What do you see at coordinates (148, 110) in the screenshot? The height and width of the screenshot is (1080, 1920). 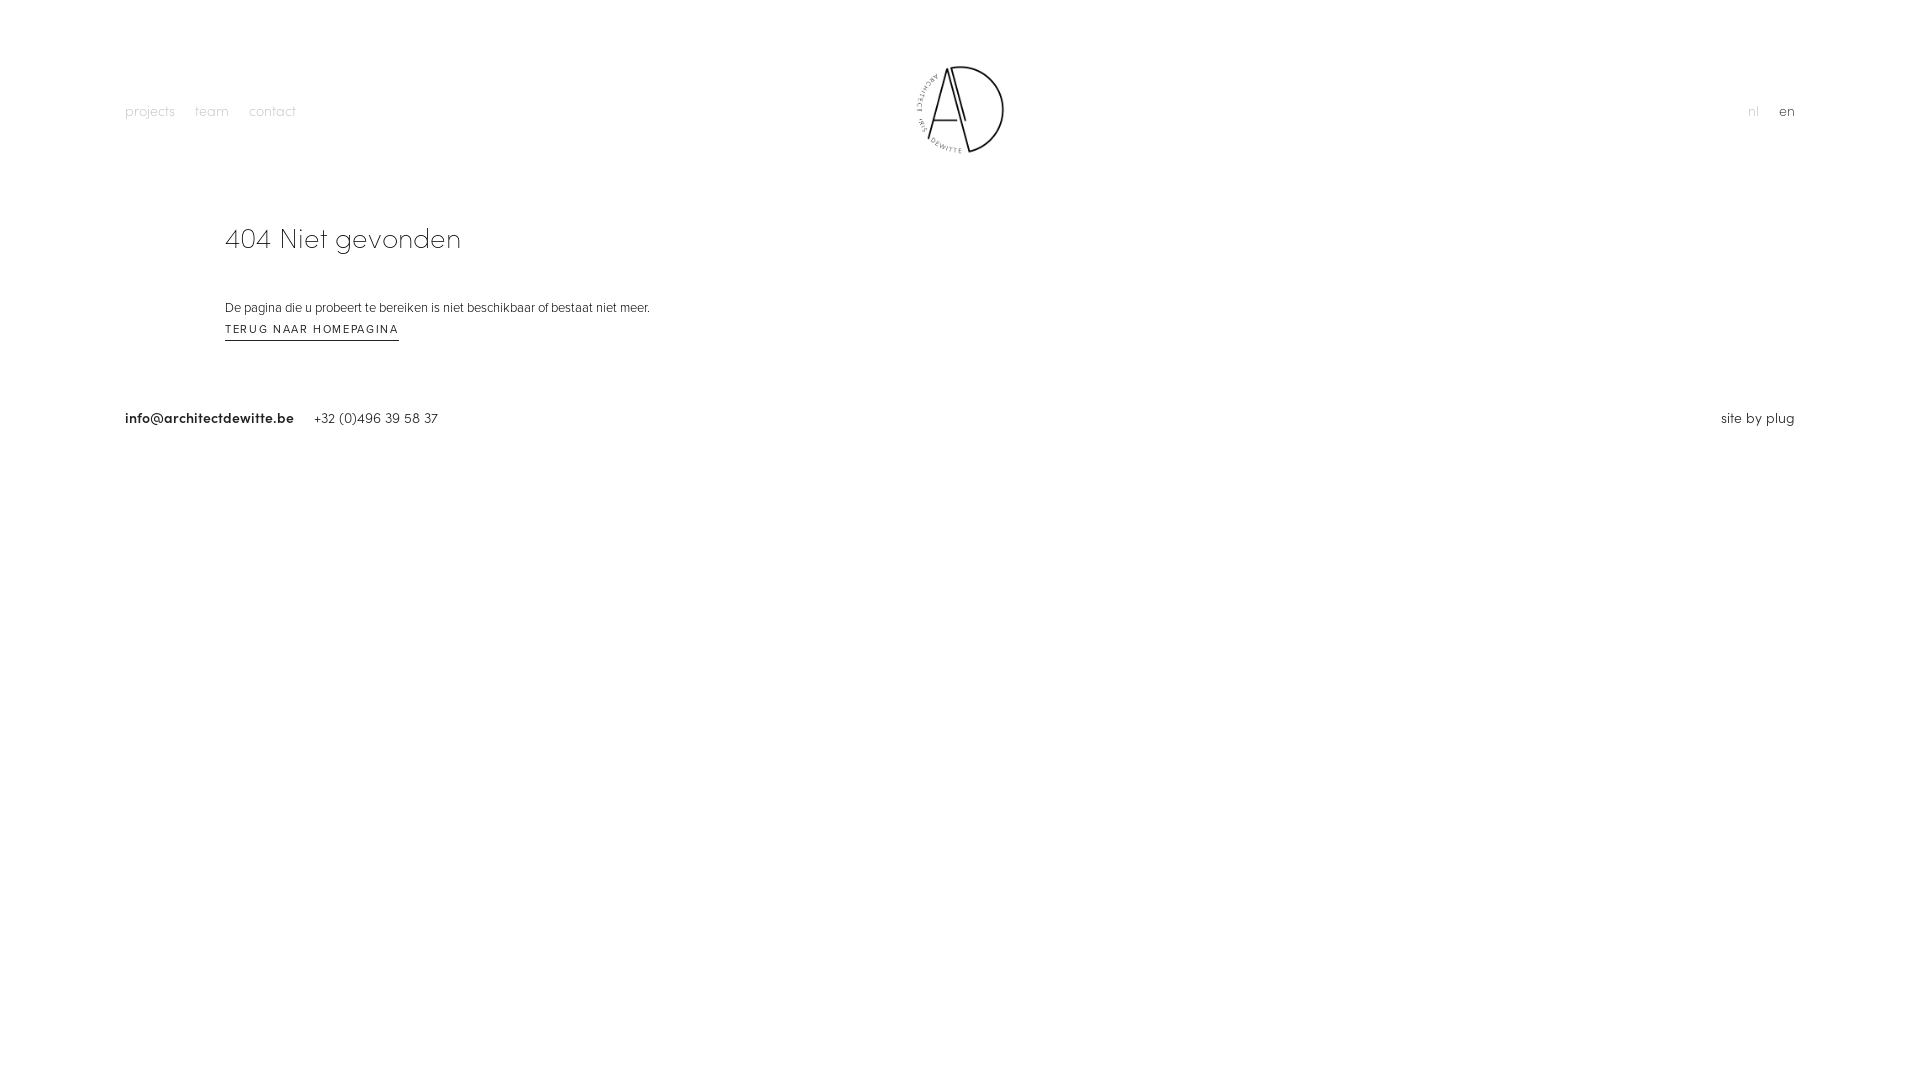 I see `'projects'` at bounding box center [148, 110].